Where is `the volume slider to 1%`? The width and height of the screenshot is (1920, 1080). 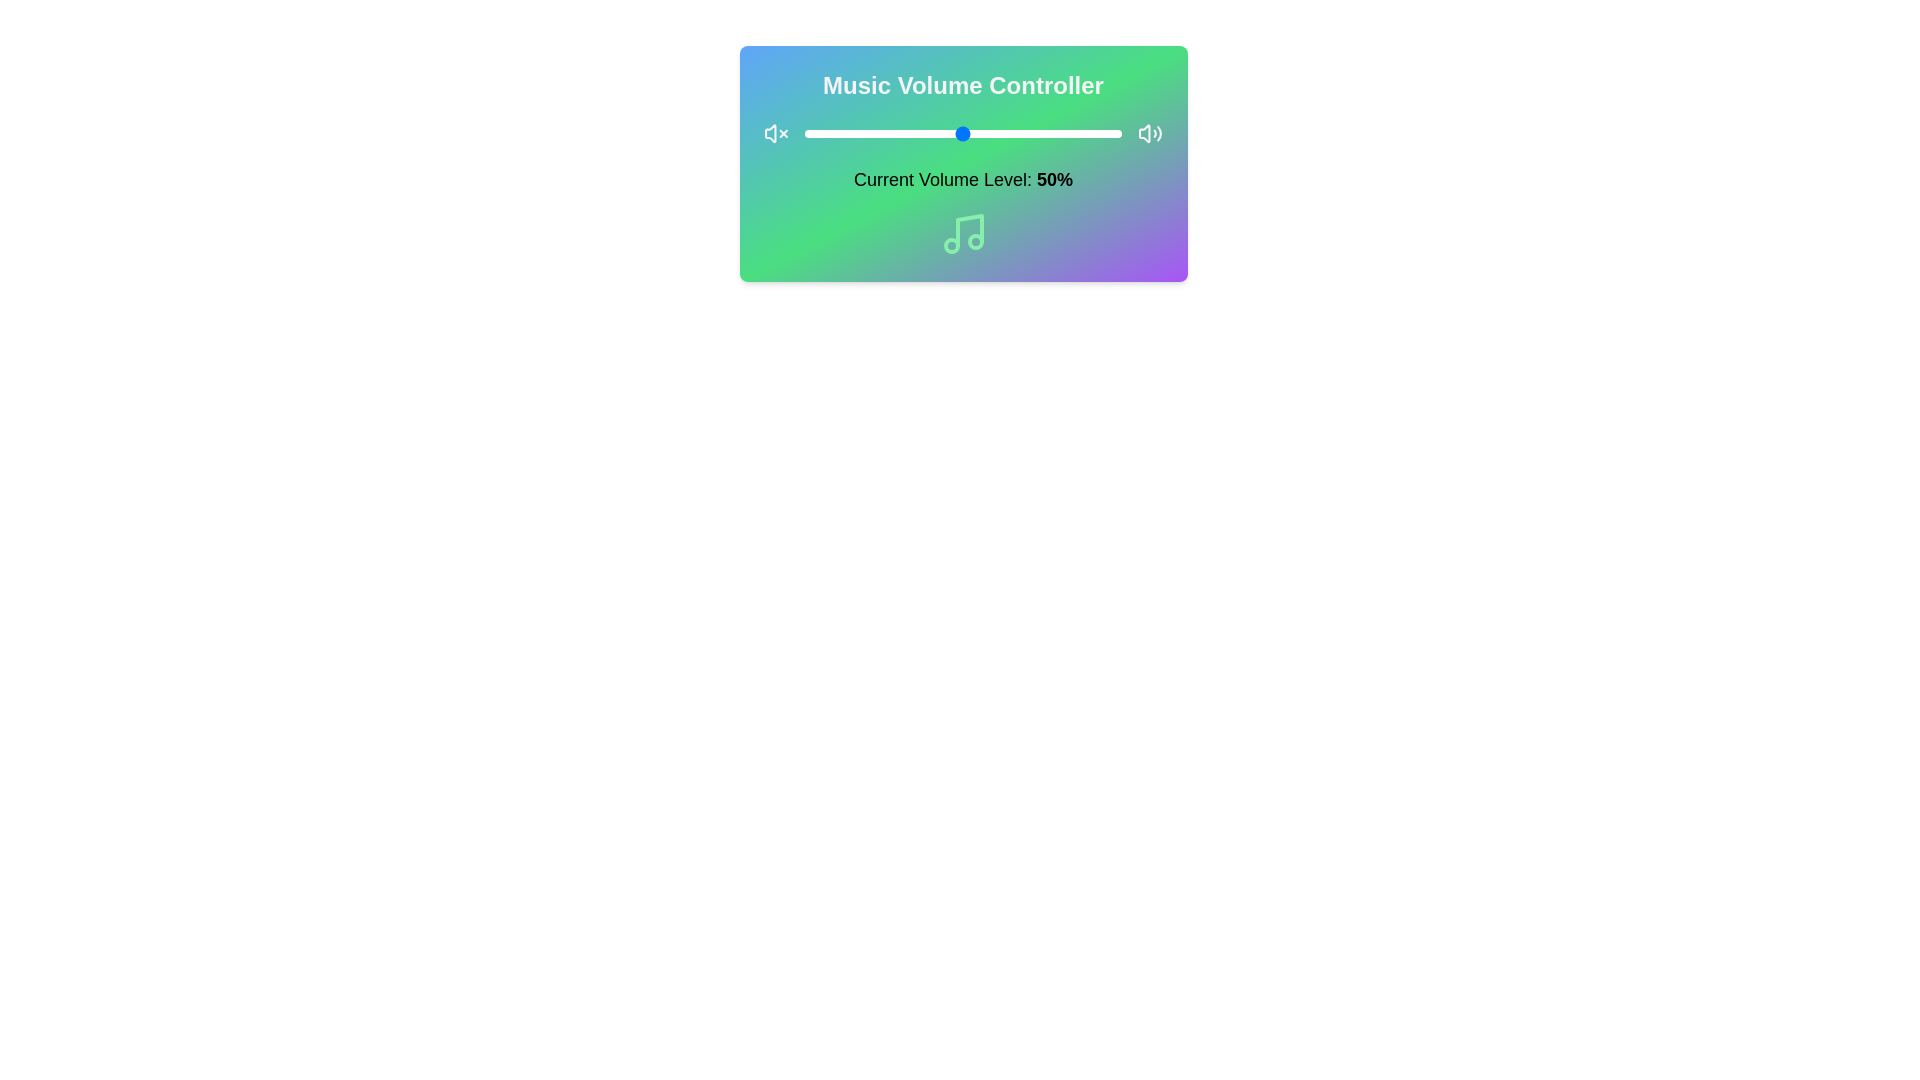 the volume slider to 1% is located at coordinates (808, 134).